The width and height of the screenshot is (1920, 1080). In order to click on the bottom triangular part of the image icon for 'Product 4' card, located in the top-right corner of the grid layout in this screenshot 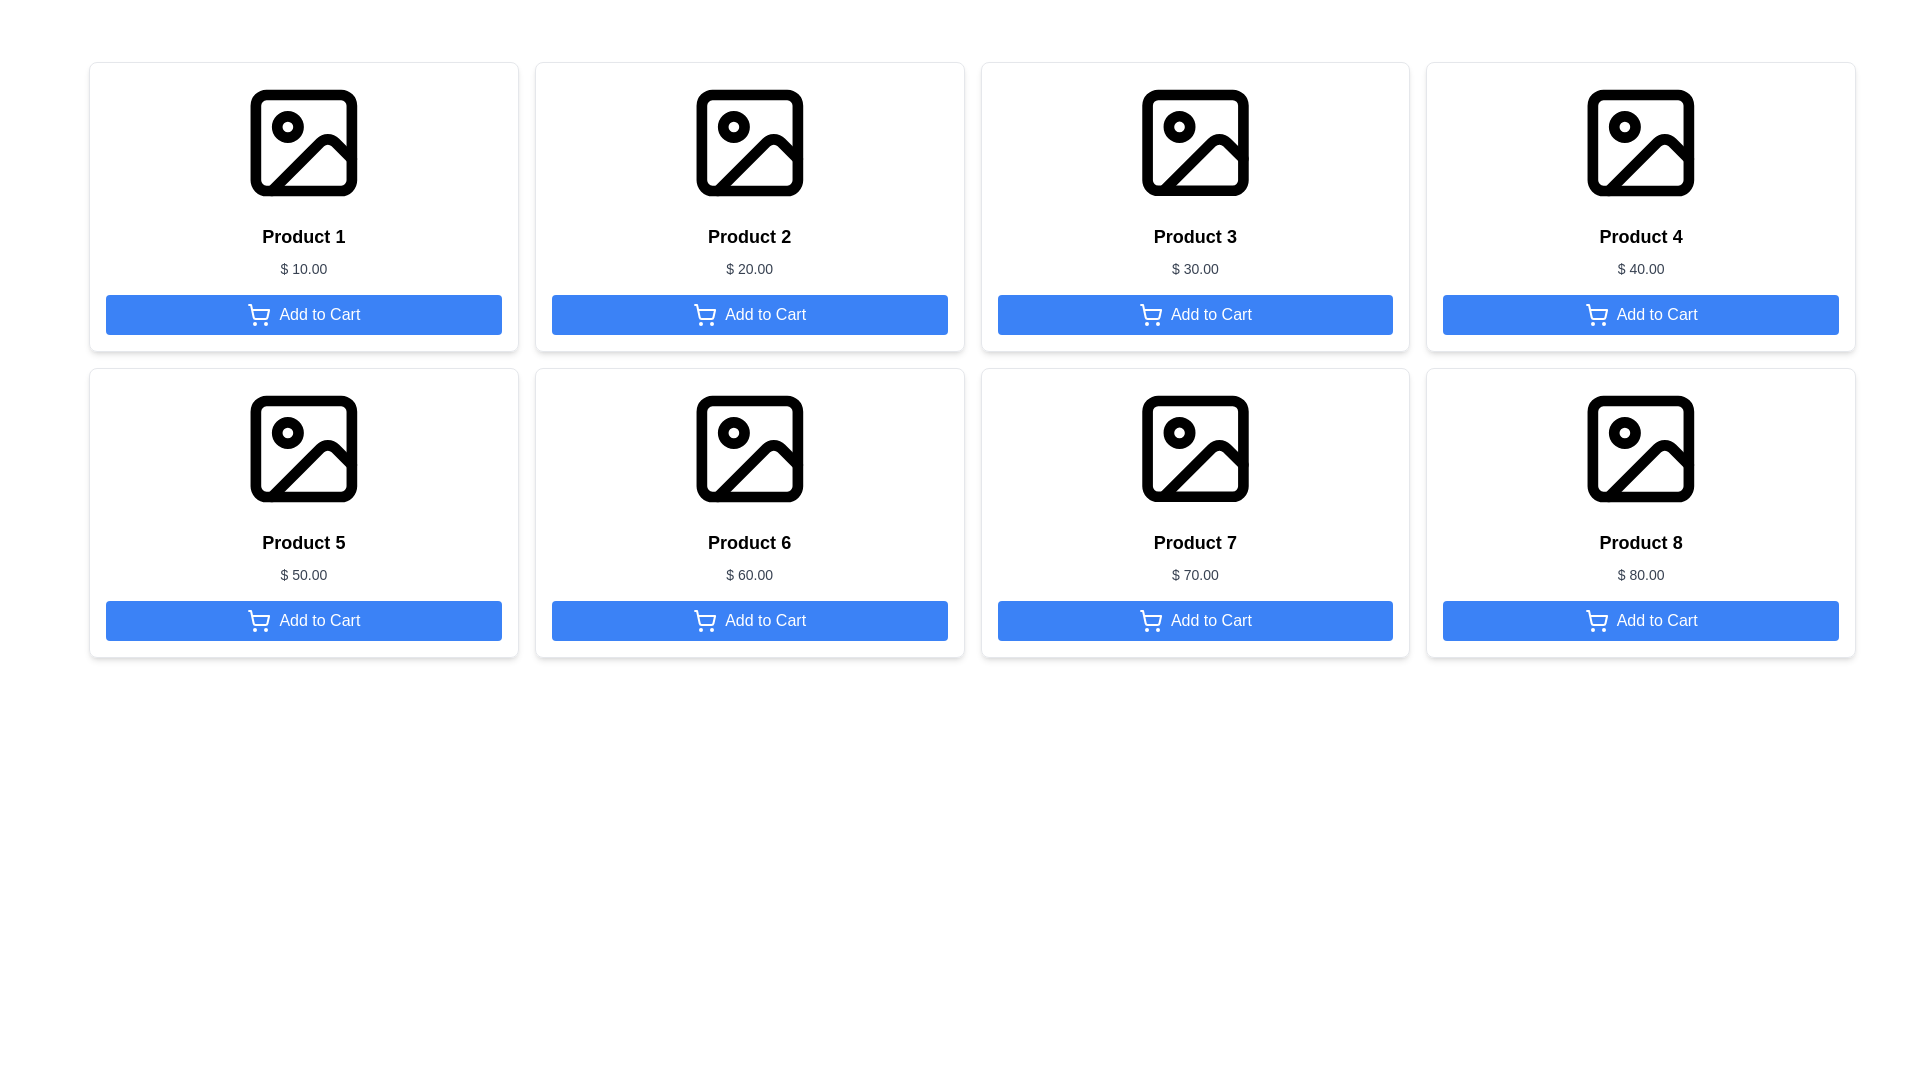, I will do `click(1649, 164)`.